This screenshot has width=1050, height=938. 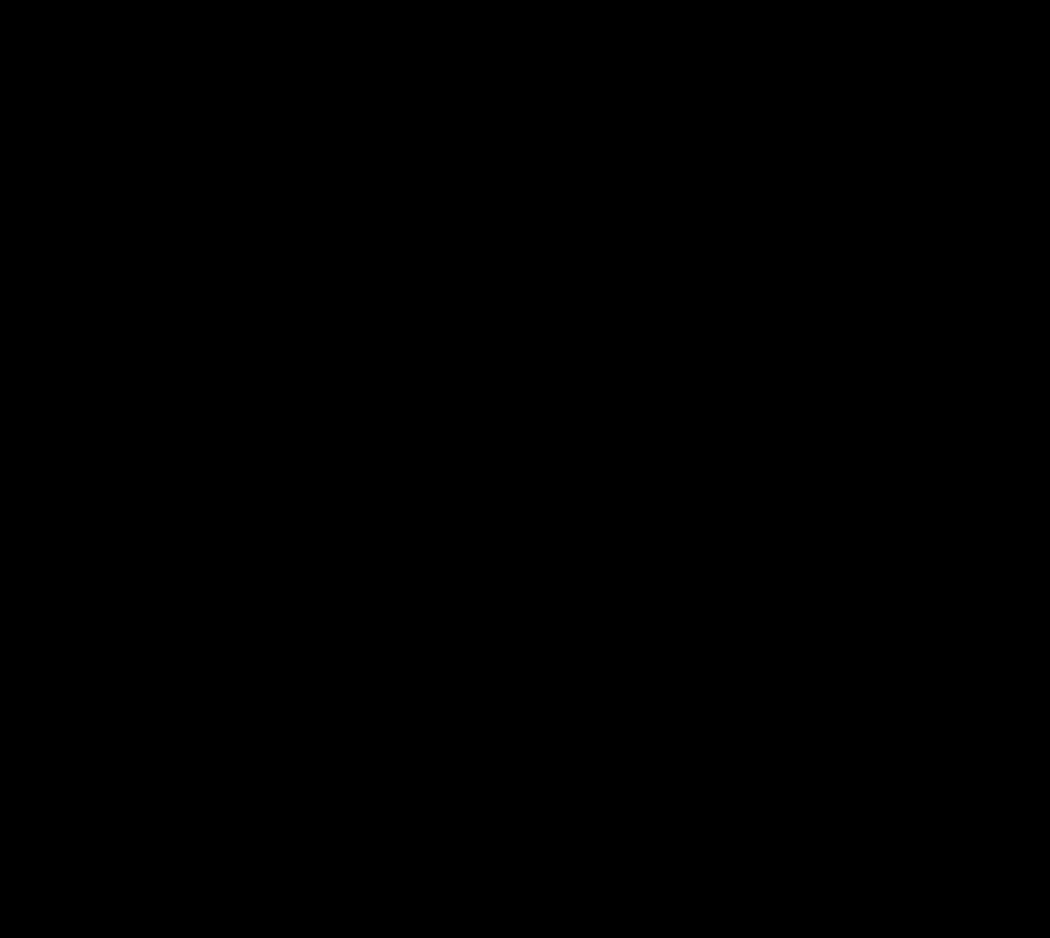 What do you see at coordinates (522, 457) in the screenshot?
I see `'Your answers to the questions below help me improve my work as a coach, deliver even more value to you and help future participants decide if this course is a fit for them.'` at bounding box center [522, 457].